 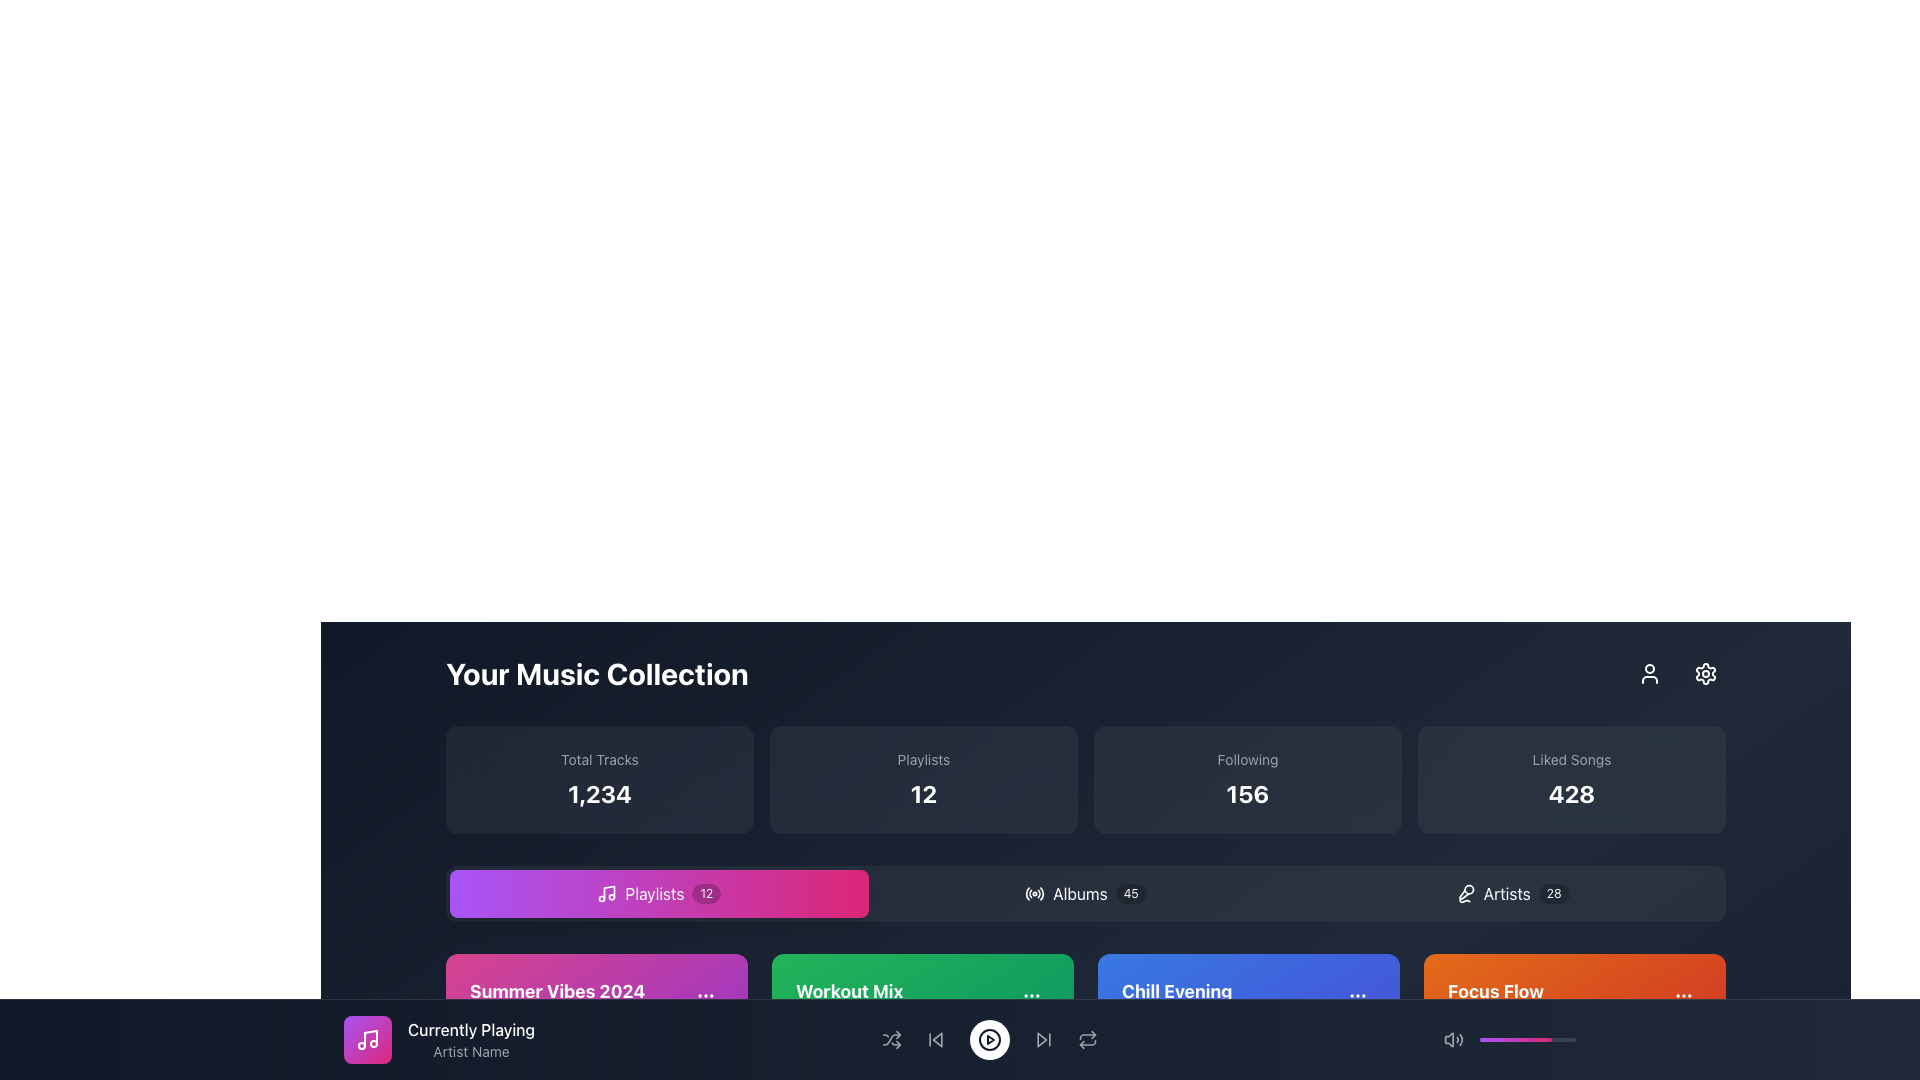 What do you see at coordinates (1495, 991) in the screenshot?
I see `text displayed on the 'Focus Flow' playlist title label, which is centered within its orange backgrounded card located in the bottom-right corner of the playlist grid` at bounding box center [1495, 991].